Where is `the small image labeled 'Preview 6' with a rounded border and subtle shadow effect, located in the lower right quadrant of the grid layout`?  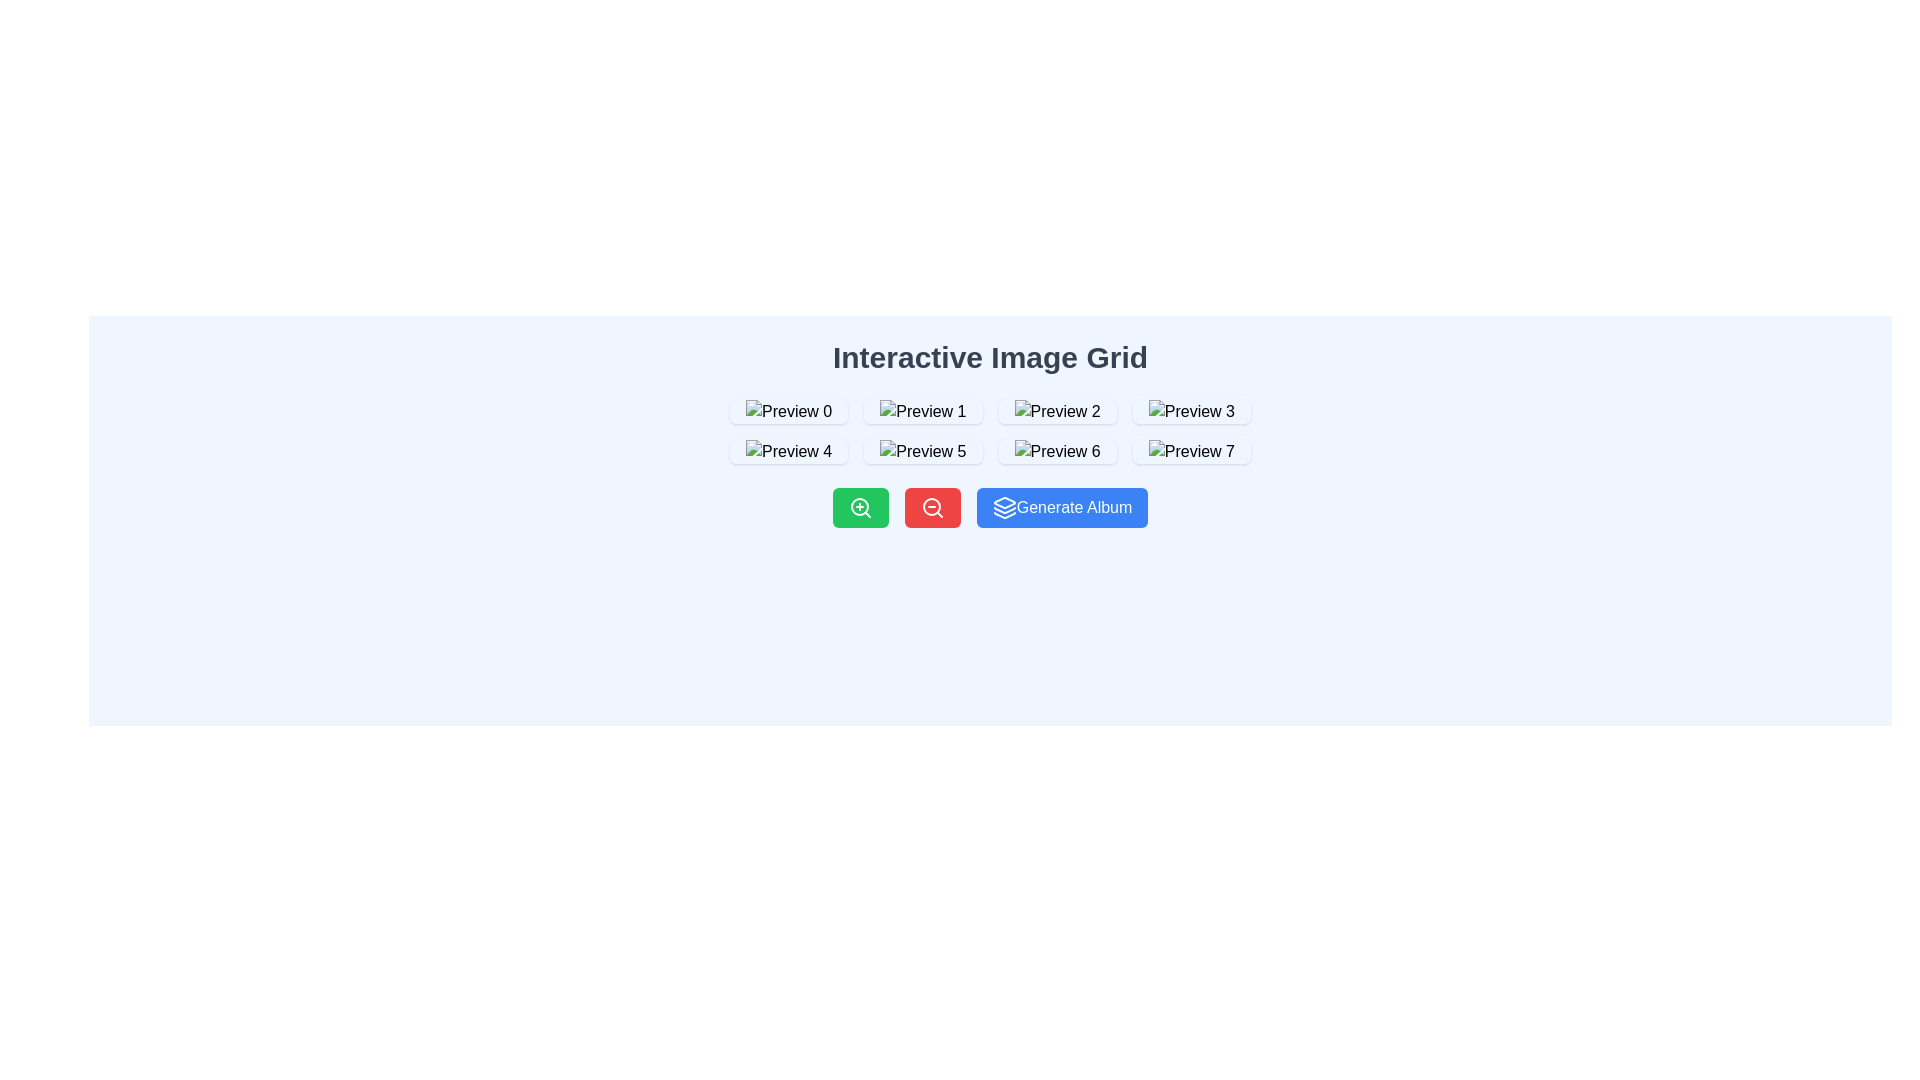 the small image labeled 'Preview 6' with a rounded border and subtle shadow effect, located in the lower right quadrant of the grid layout is located at coordinates (1056, 451).